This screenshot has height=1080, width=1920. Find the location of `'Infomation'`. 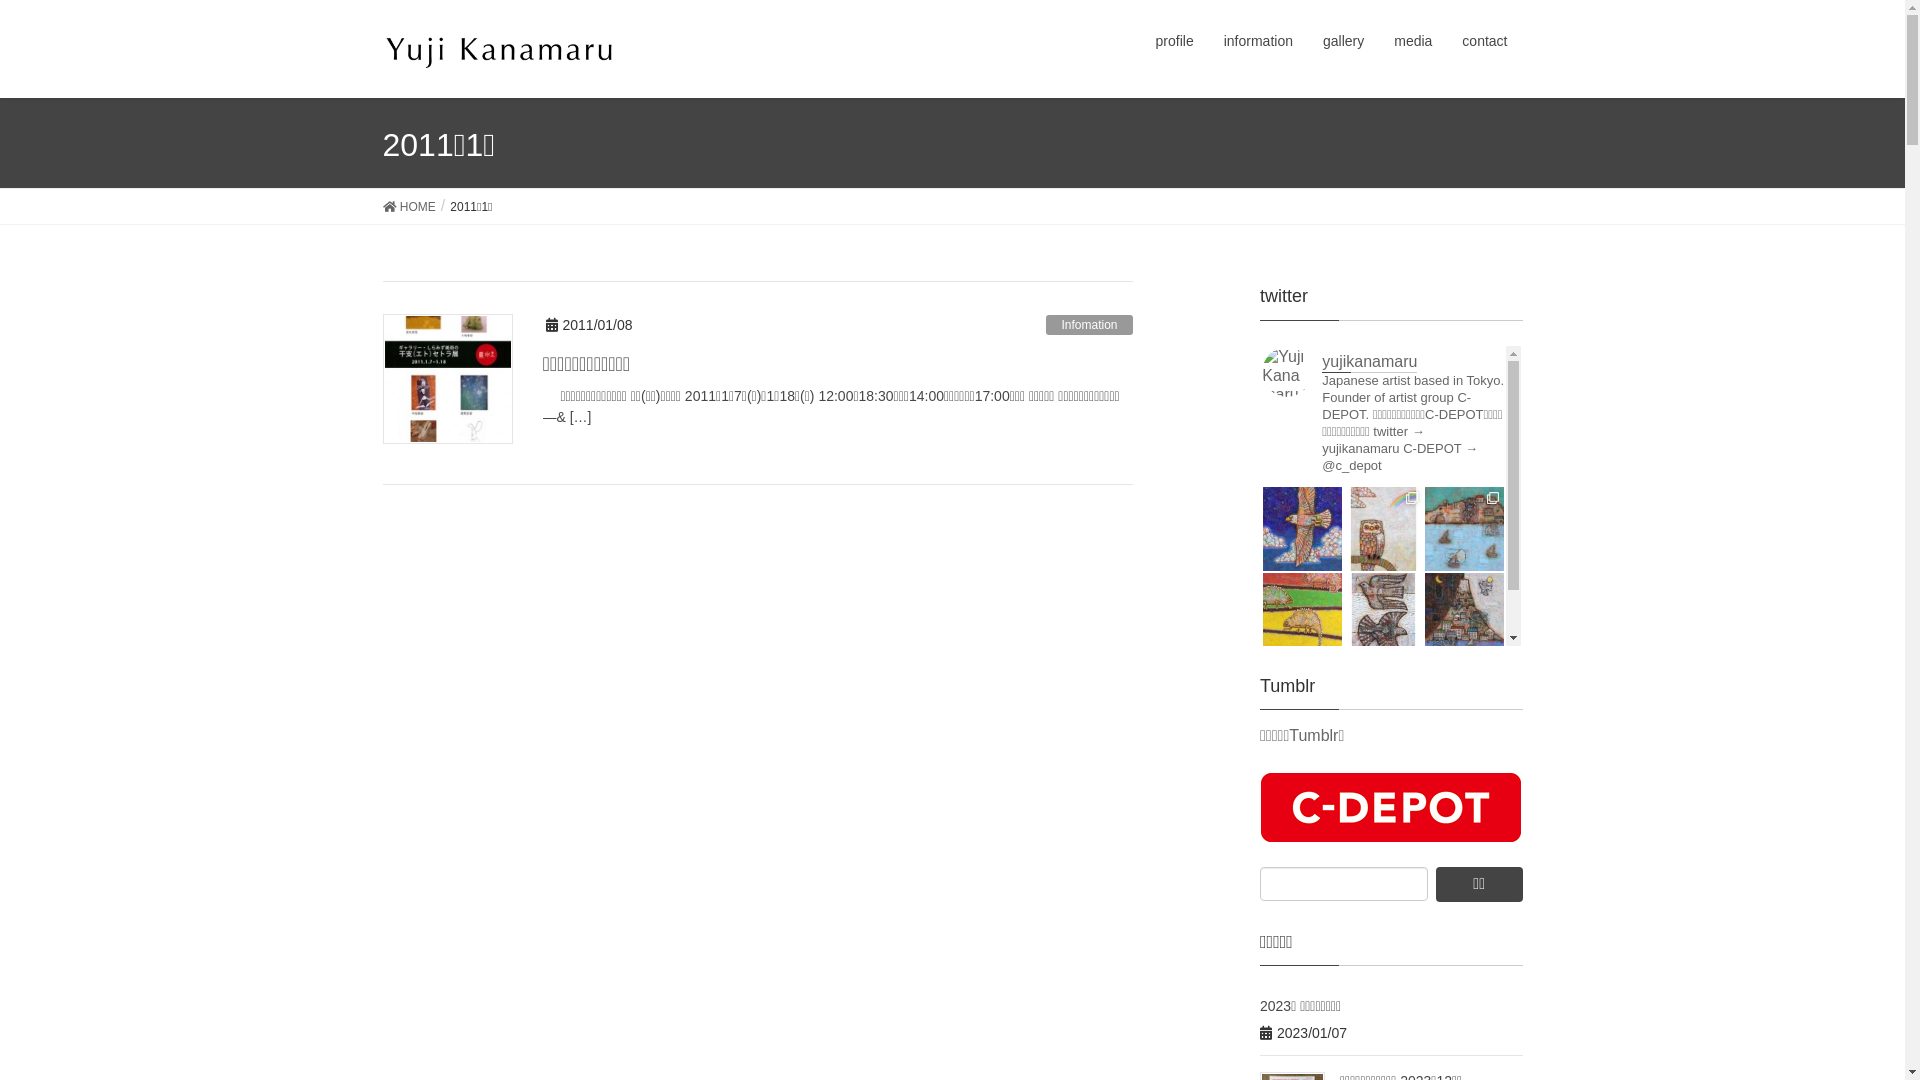

'Infomation' is located at coordinates (1088, 323).